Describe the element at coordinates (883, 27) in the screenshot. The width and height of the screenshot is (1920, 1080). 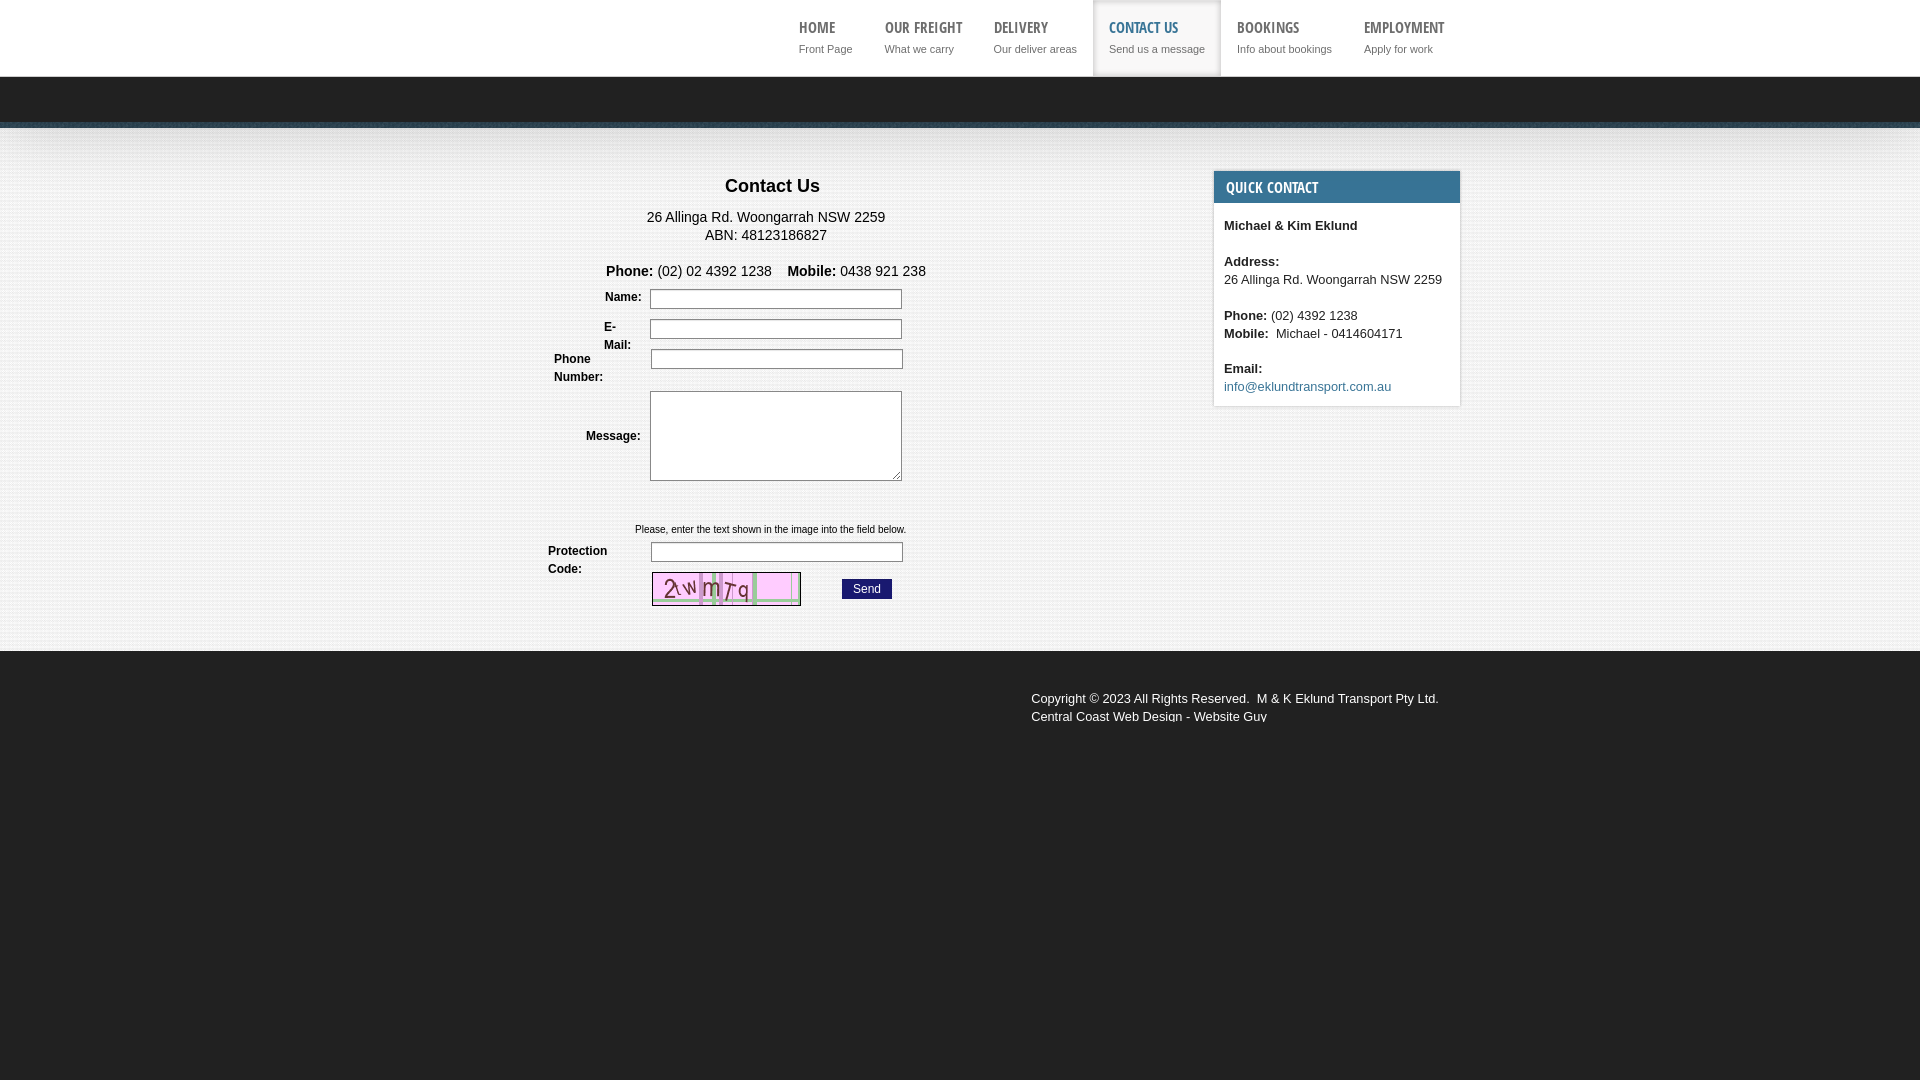
I see `'OUR FREIGHT'` at that location.